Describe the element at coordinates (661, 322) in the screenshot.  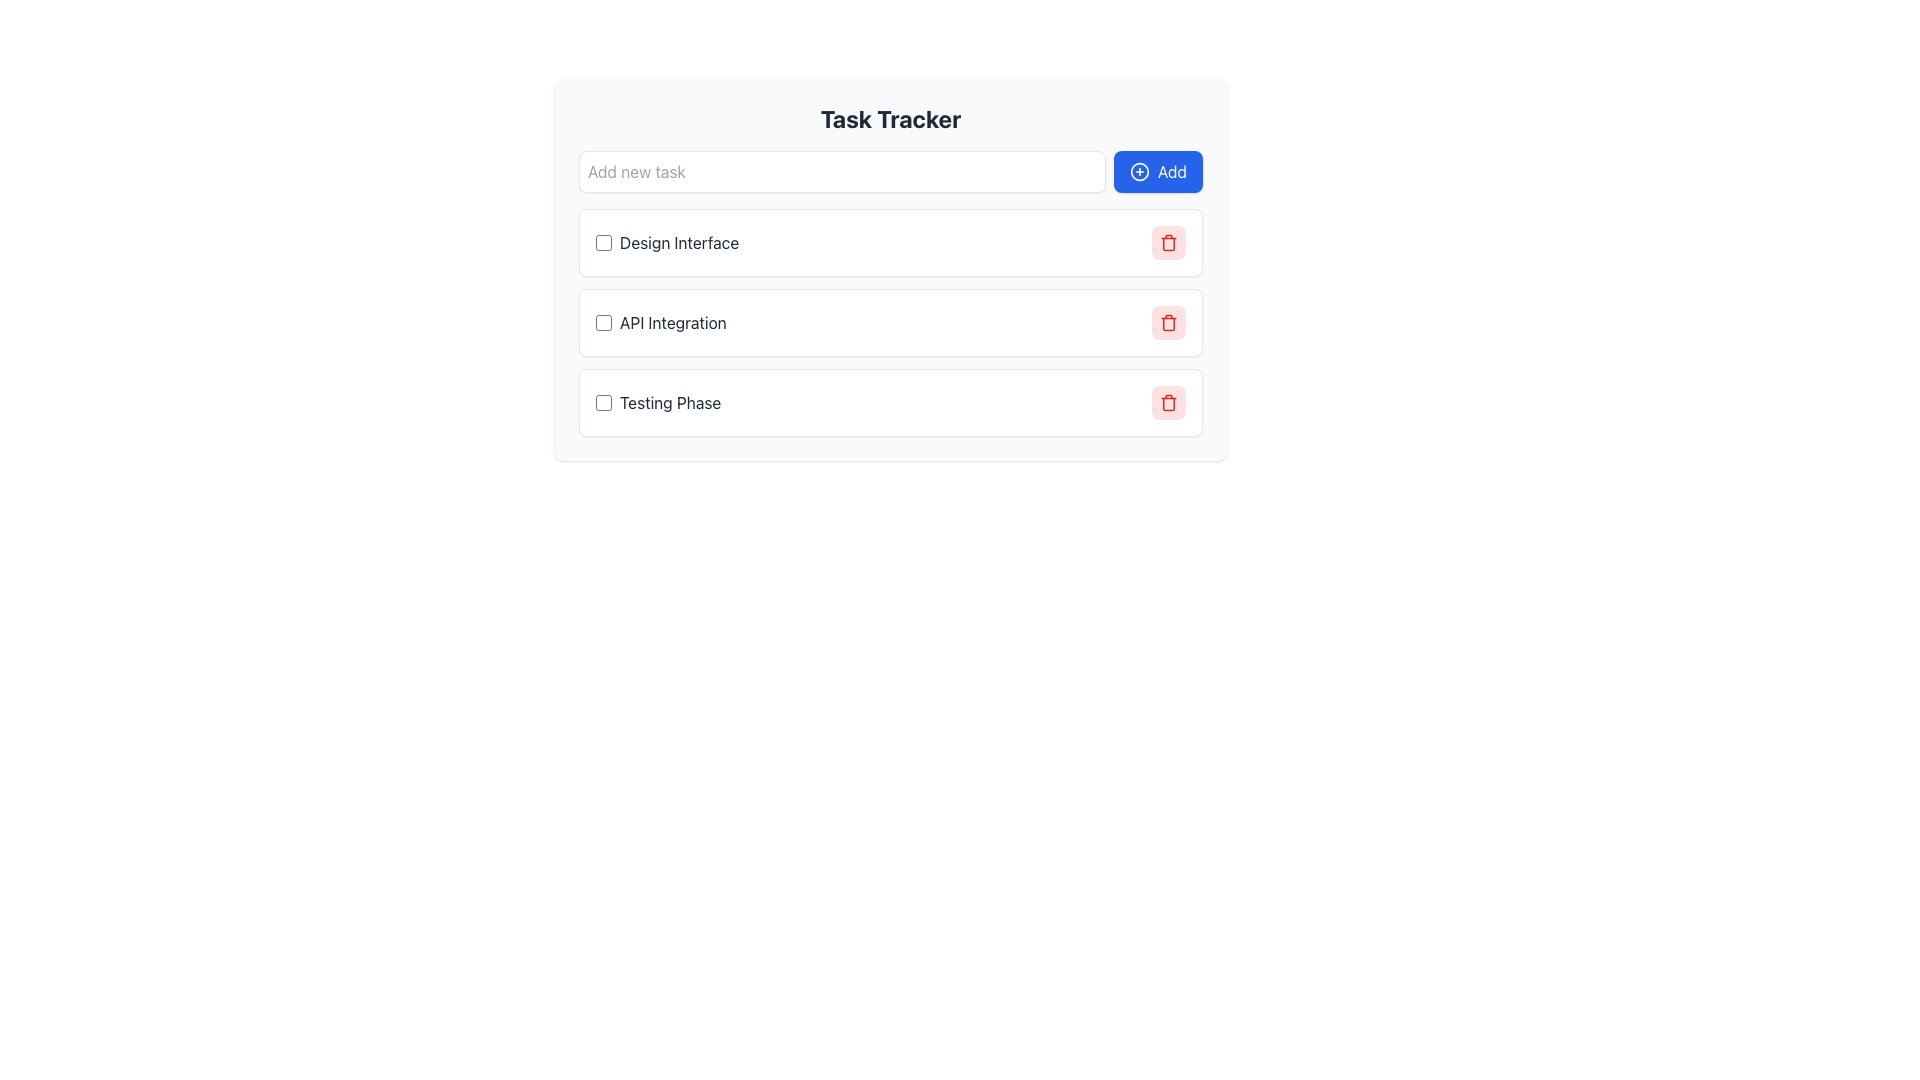
I see `the checkbox or delete button associated with the 'API Integration' task, which is located in the second row of the task list beneath 'Design Interface'` at that location.